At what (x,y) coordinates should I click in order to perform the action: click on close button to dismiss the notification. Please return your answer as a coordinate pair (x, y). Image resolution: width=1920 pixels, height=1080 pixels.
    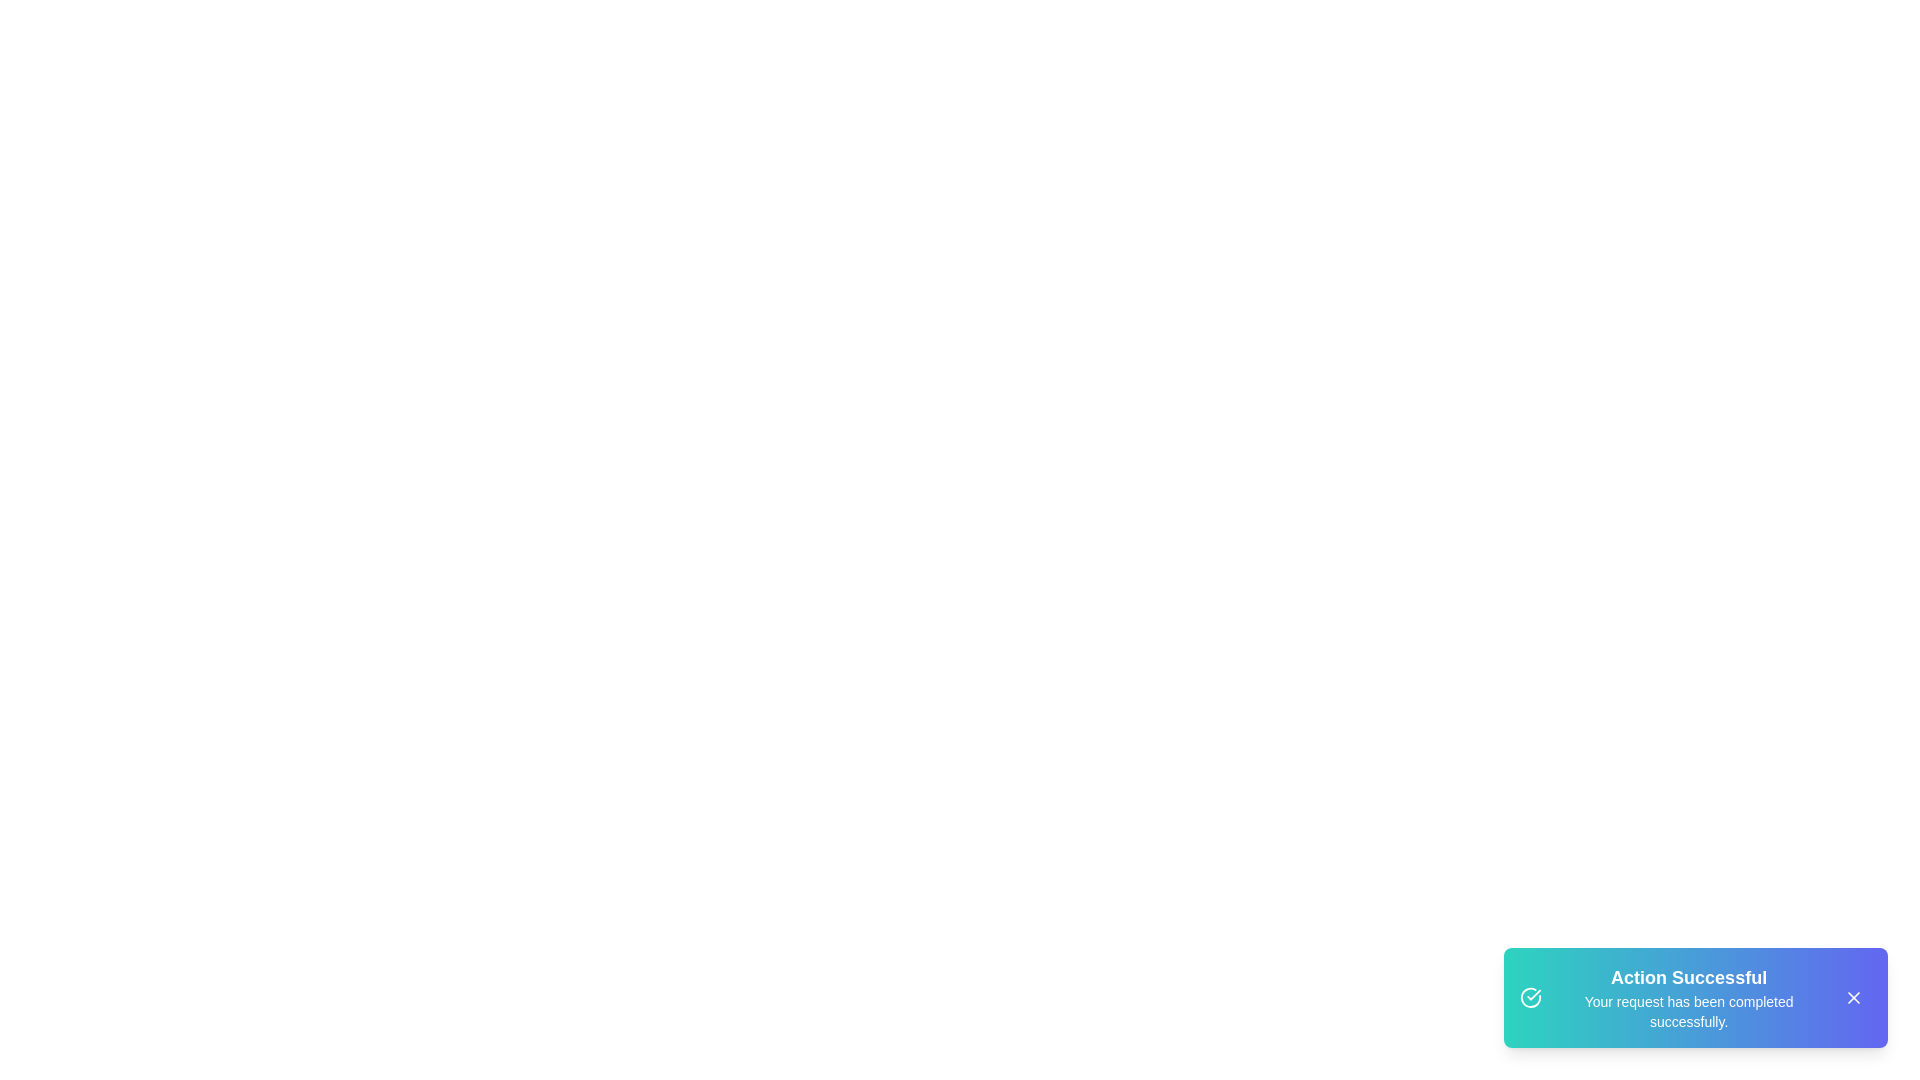
    Looking at the image, I should click on (1852, 998).